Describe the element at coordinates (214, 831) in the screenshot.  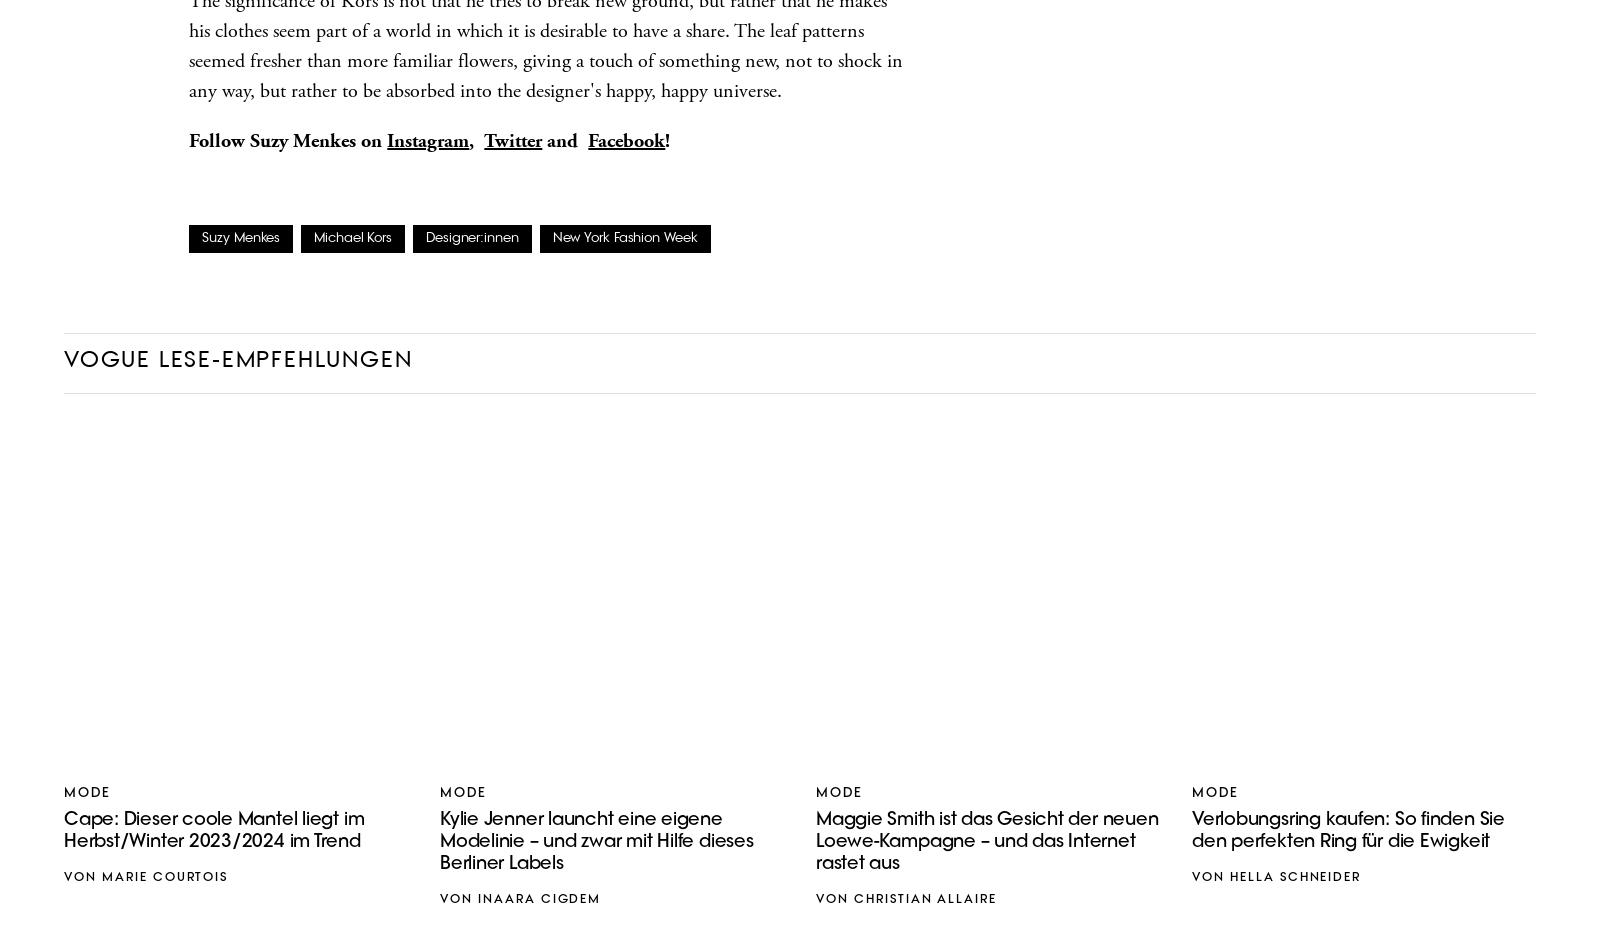
I see `'Cape: Dieser coole Mantel liegt im Herbst/Winter 2023/2024 im Trend'` at that location.